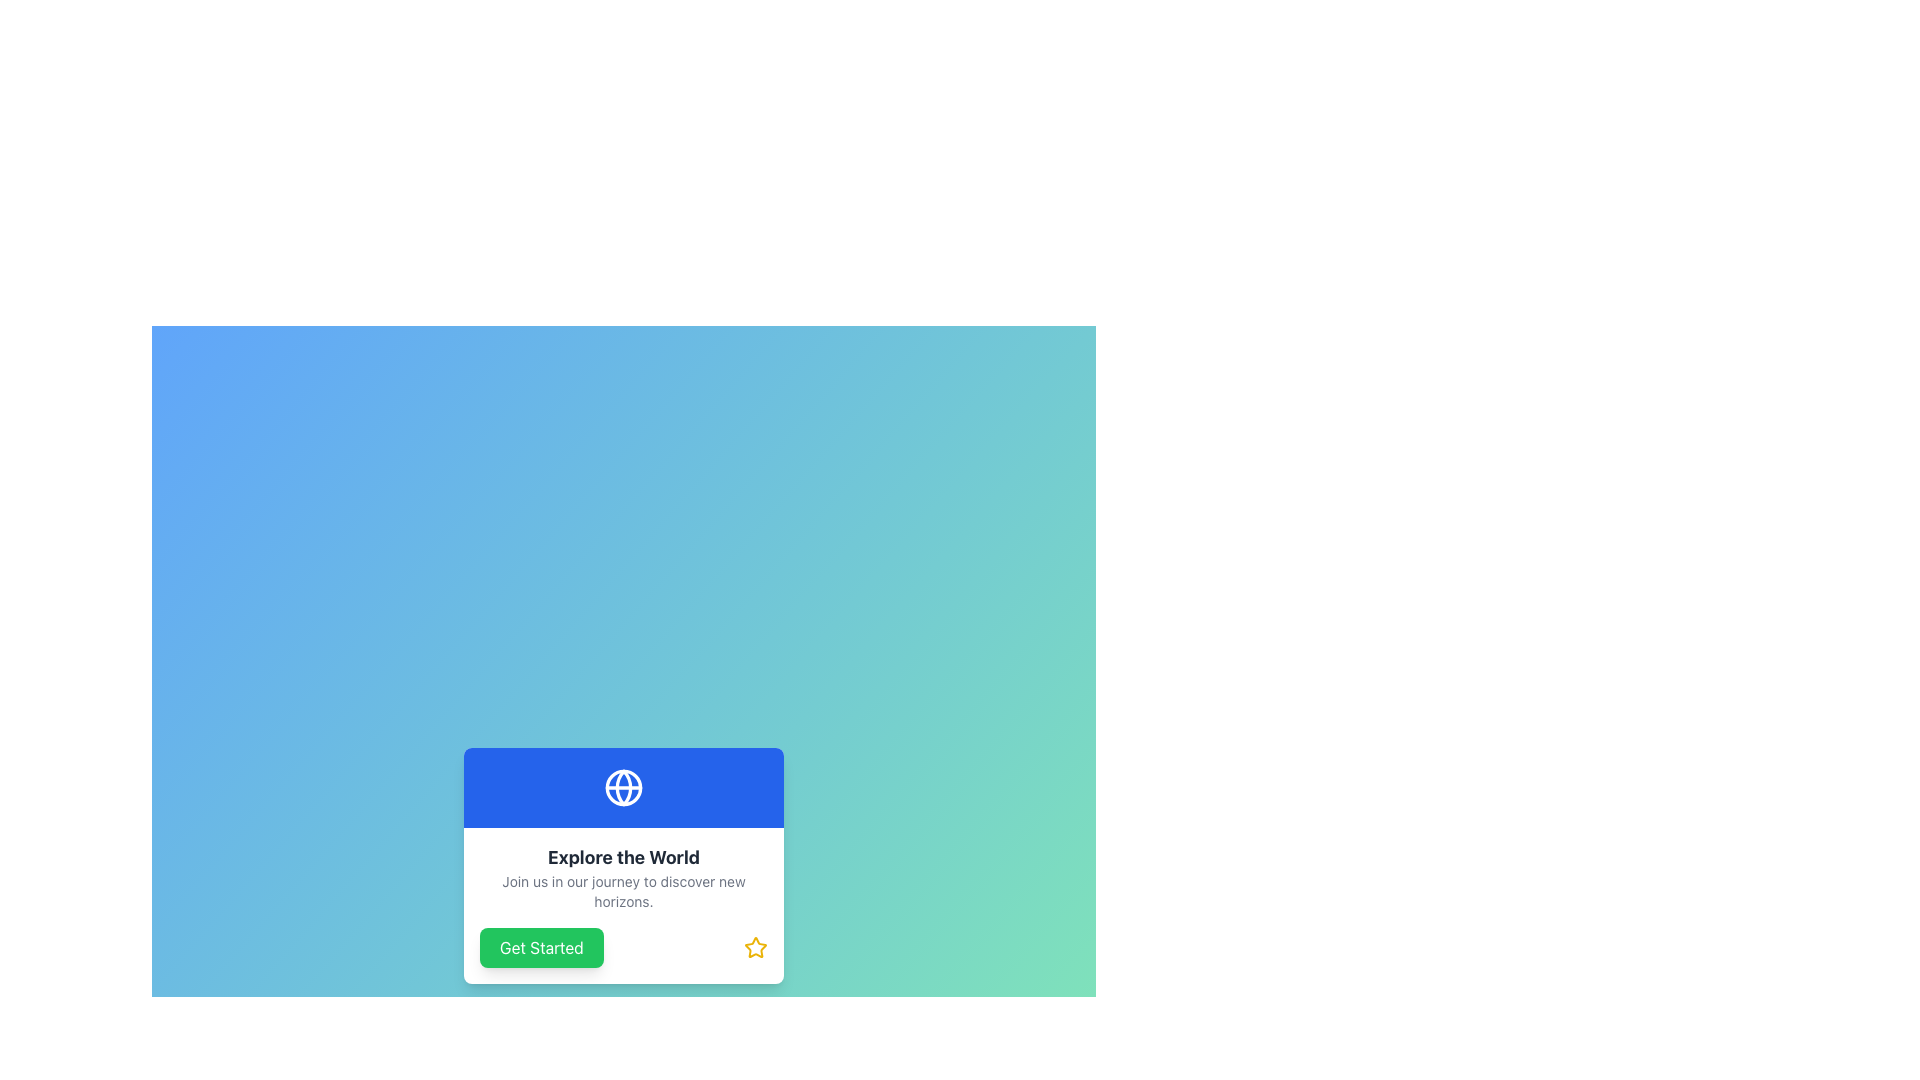 The width and height of the screenshot is (1920, 1080). Describe the element at coordinates (541, 947) in the screenshot. I see `the green 'Get Started' button with rounded corners located at the bottom area of the card, which is leftmost in a horizontal layout and features a shadow effect` at that location.